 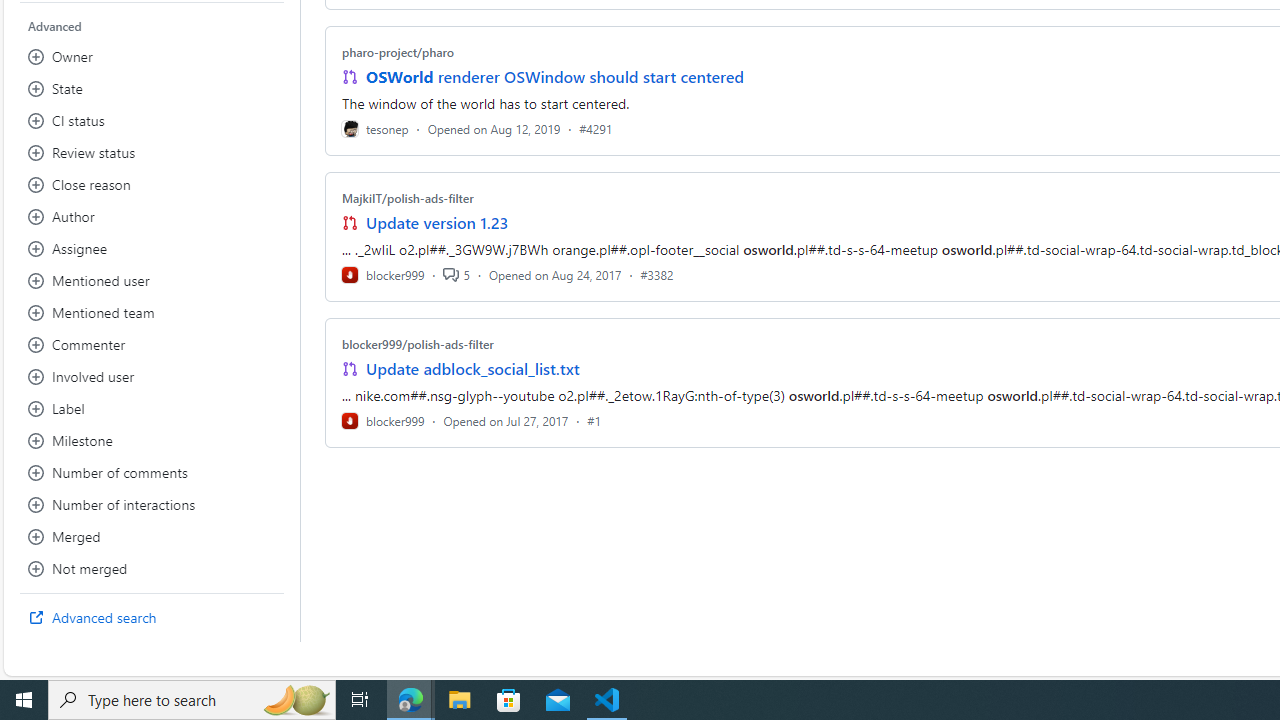 I want to click on 'Advanced search', so click(x=151, y=617).